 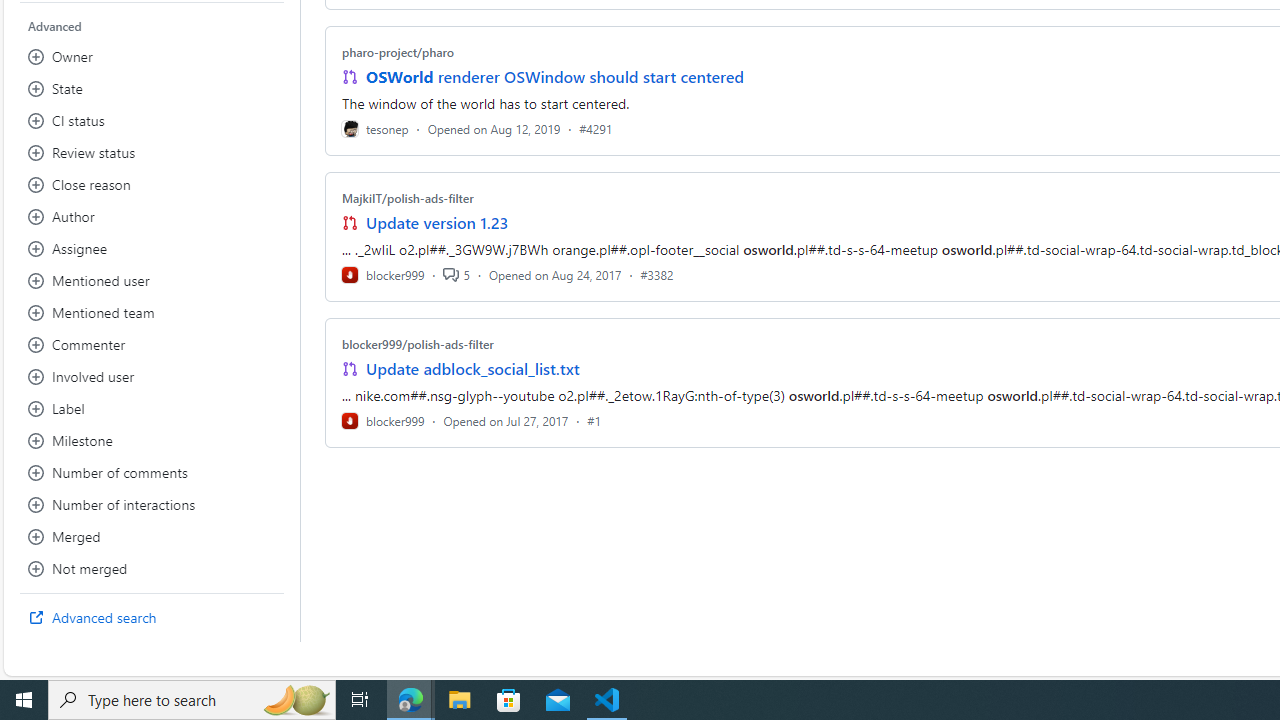 I want to click on 'Advanced search', so click(x=151, y=617).